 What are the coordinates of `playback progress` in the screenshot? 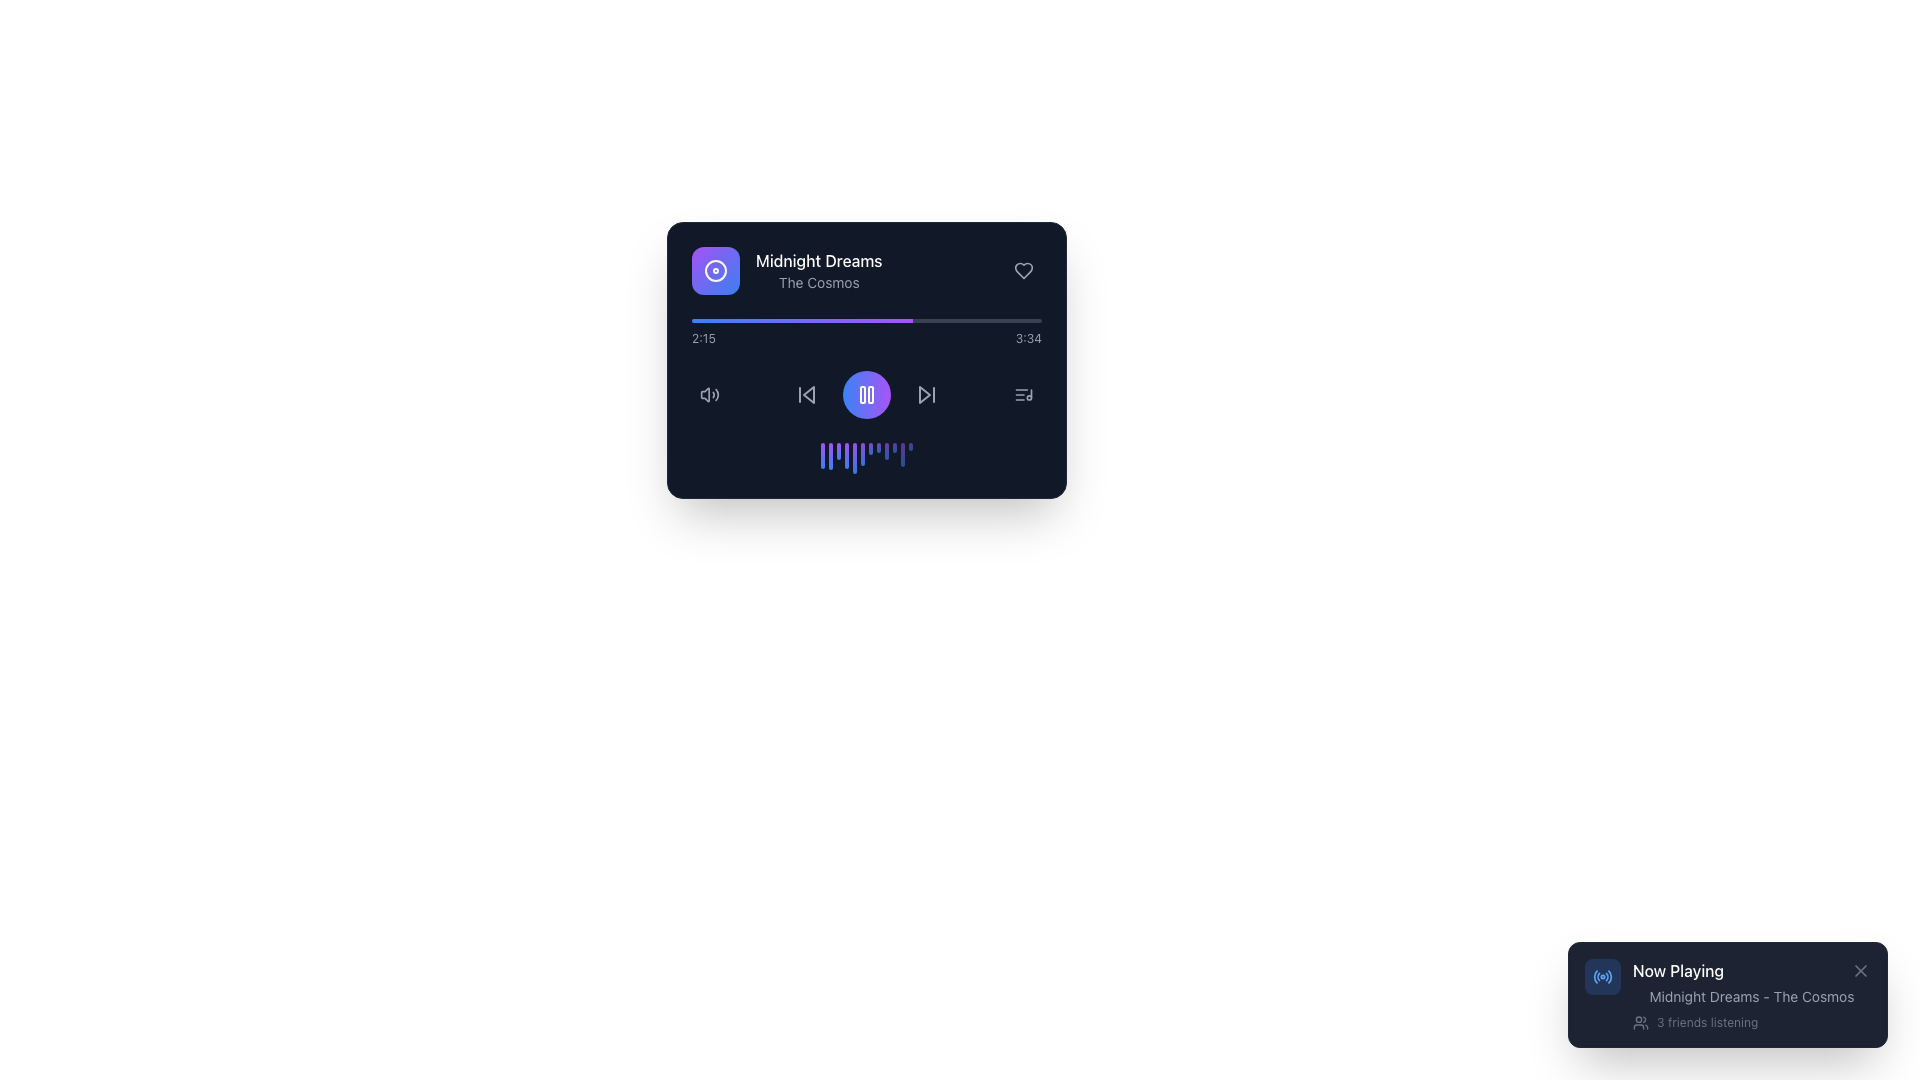 It's located at (832, 319).